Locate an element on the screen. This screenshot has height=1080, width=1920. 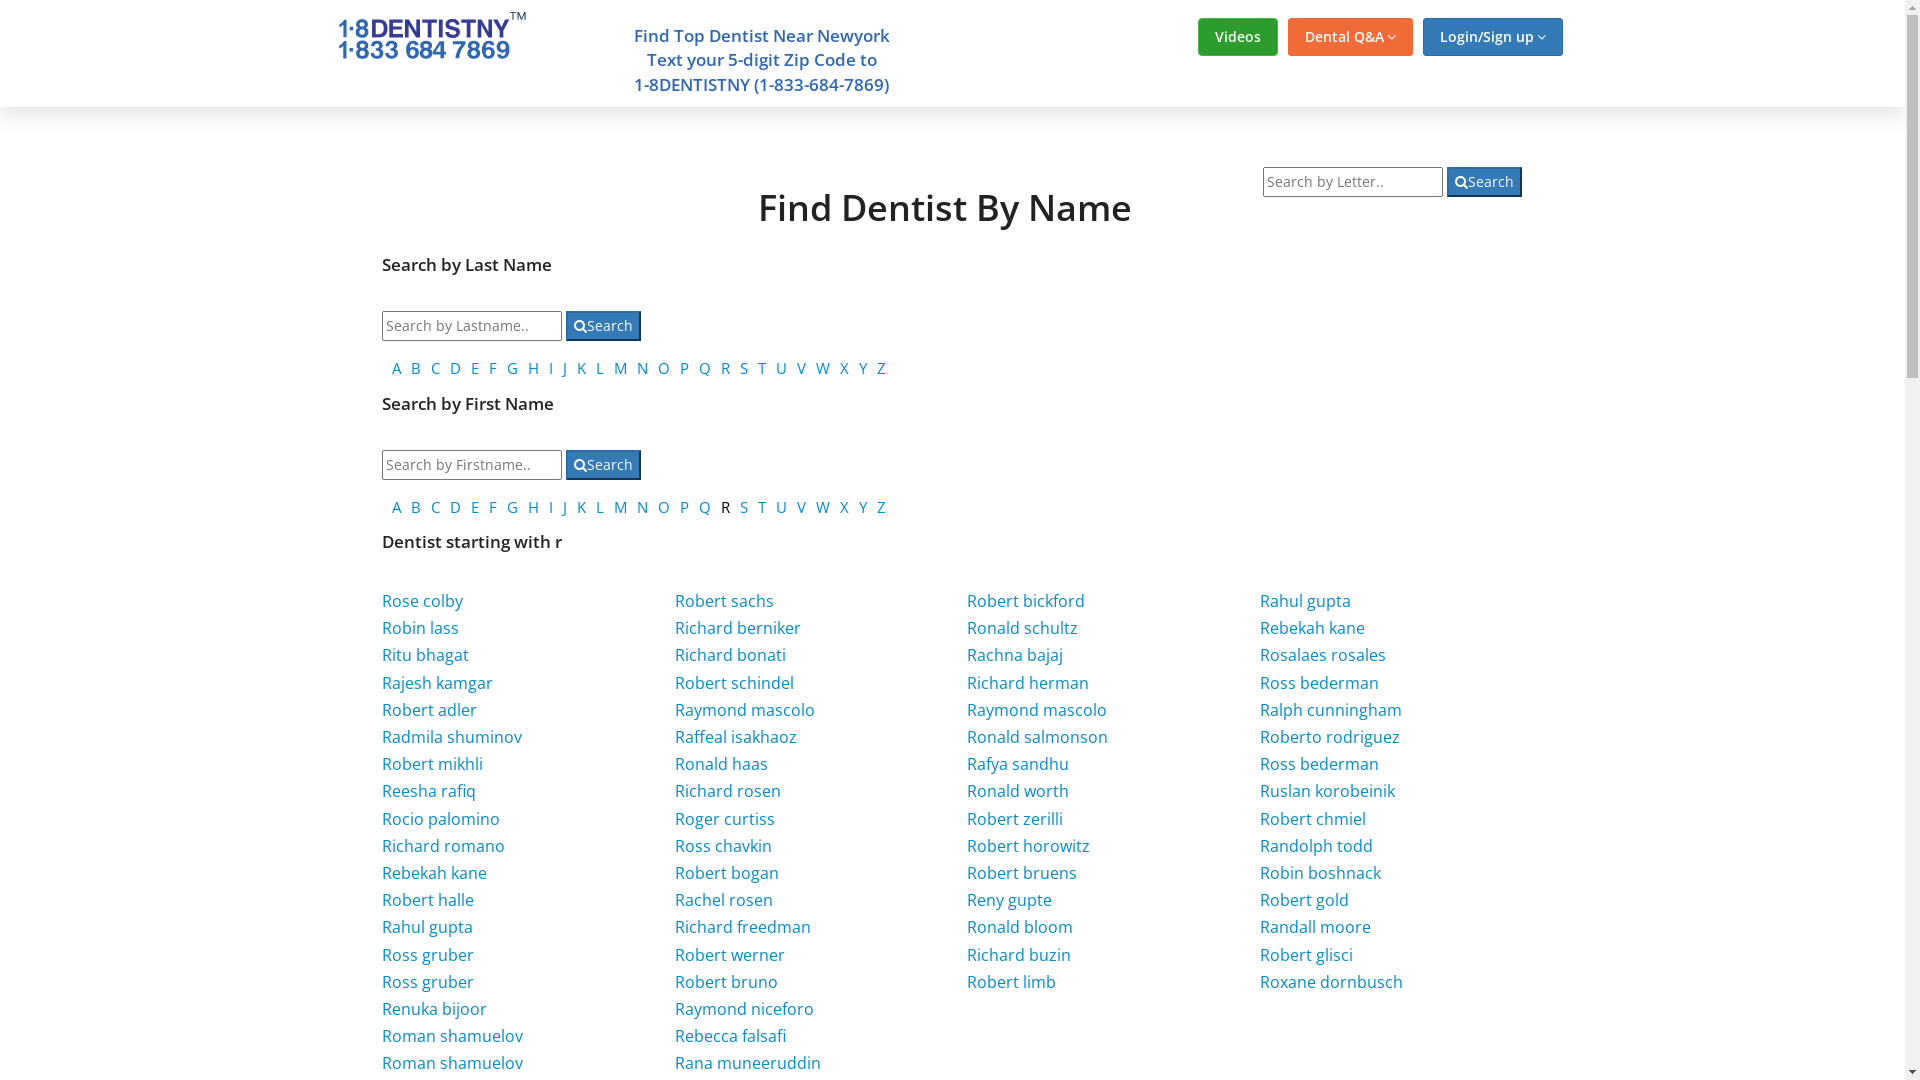
'Ross gruber' is located at coordinates (426, 981).